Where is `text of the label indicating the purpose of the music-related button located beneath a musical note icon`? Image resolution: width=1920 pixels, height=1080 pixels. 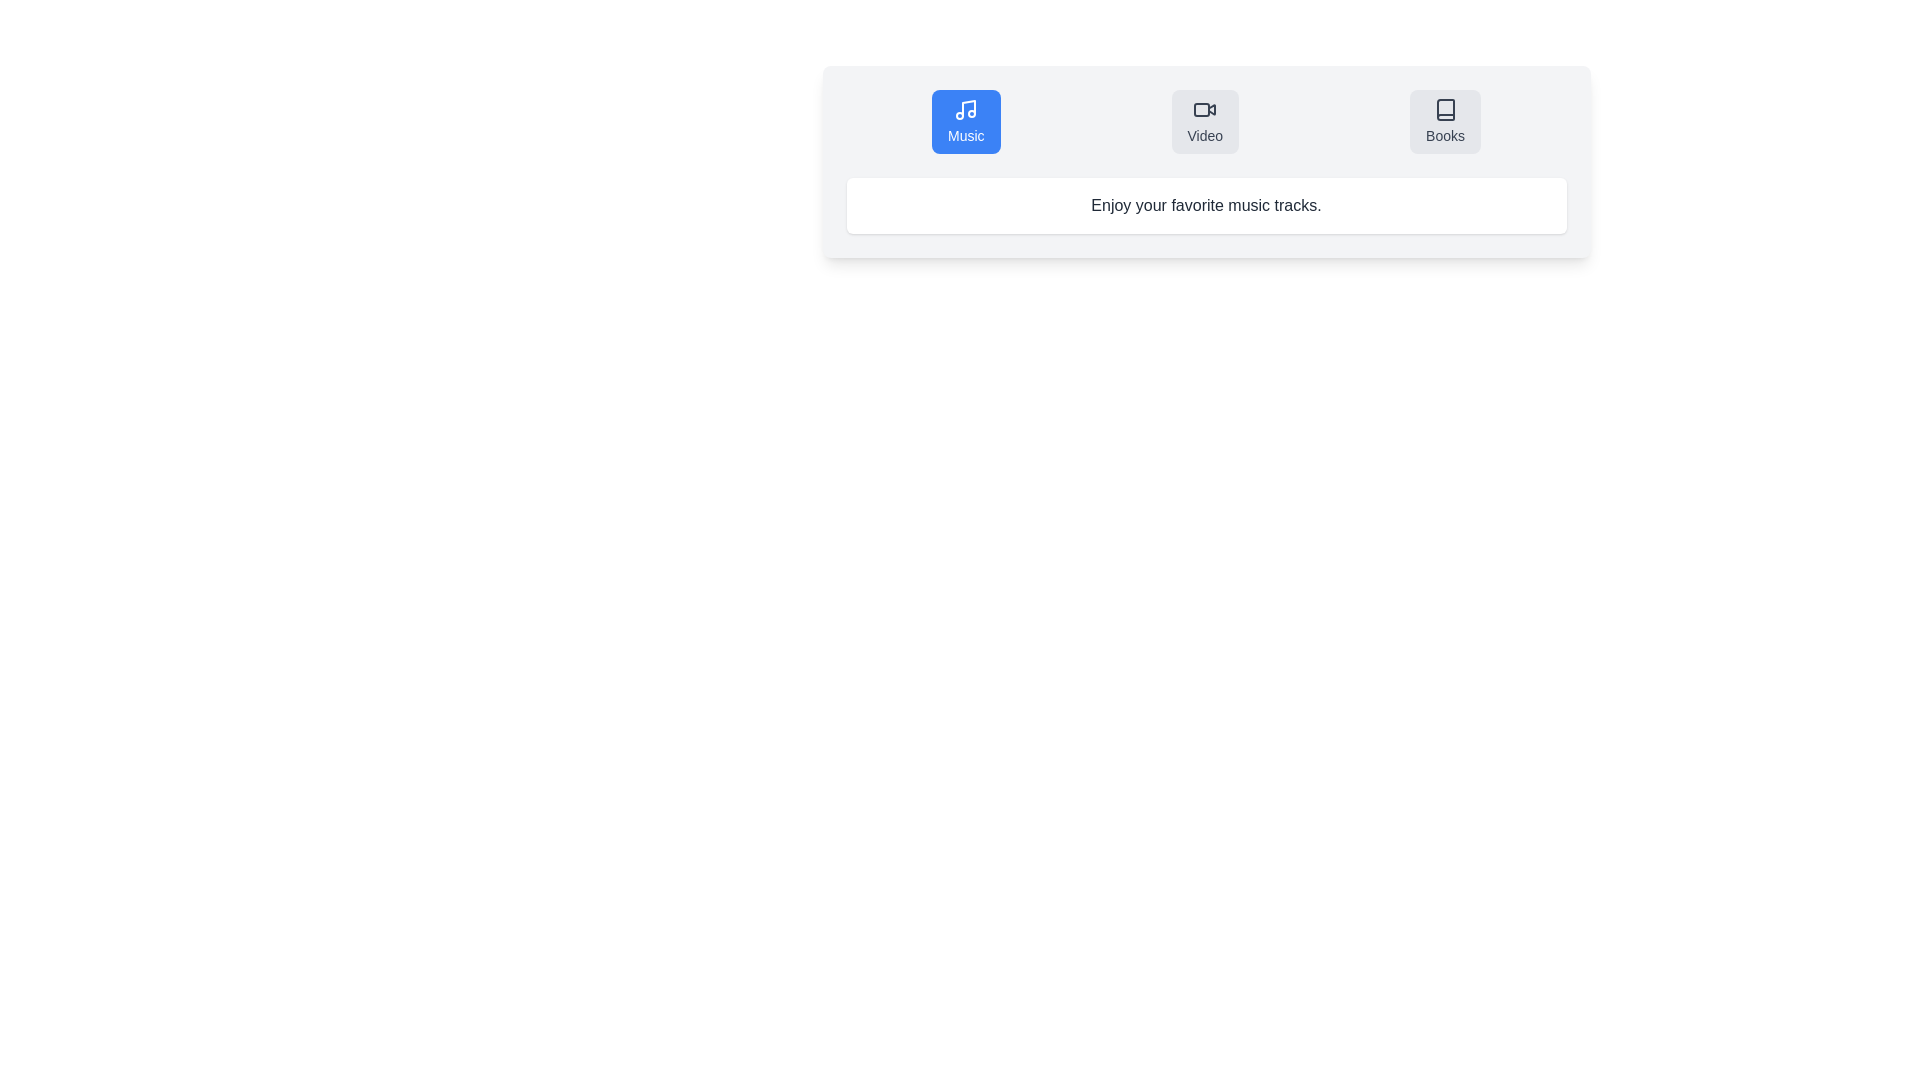
text of the label indicating the purpose of the music-related button located beneath a musical note icon is located at coordinates (966, 135).